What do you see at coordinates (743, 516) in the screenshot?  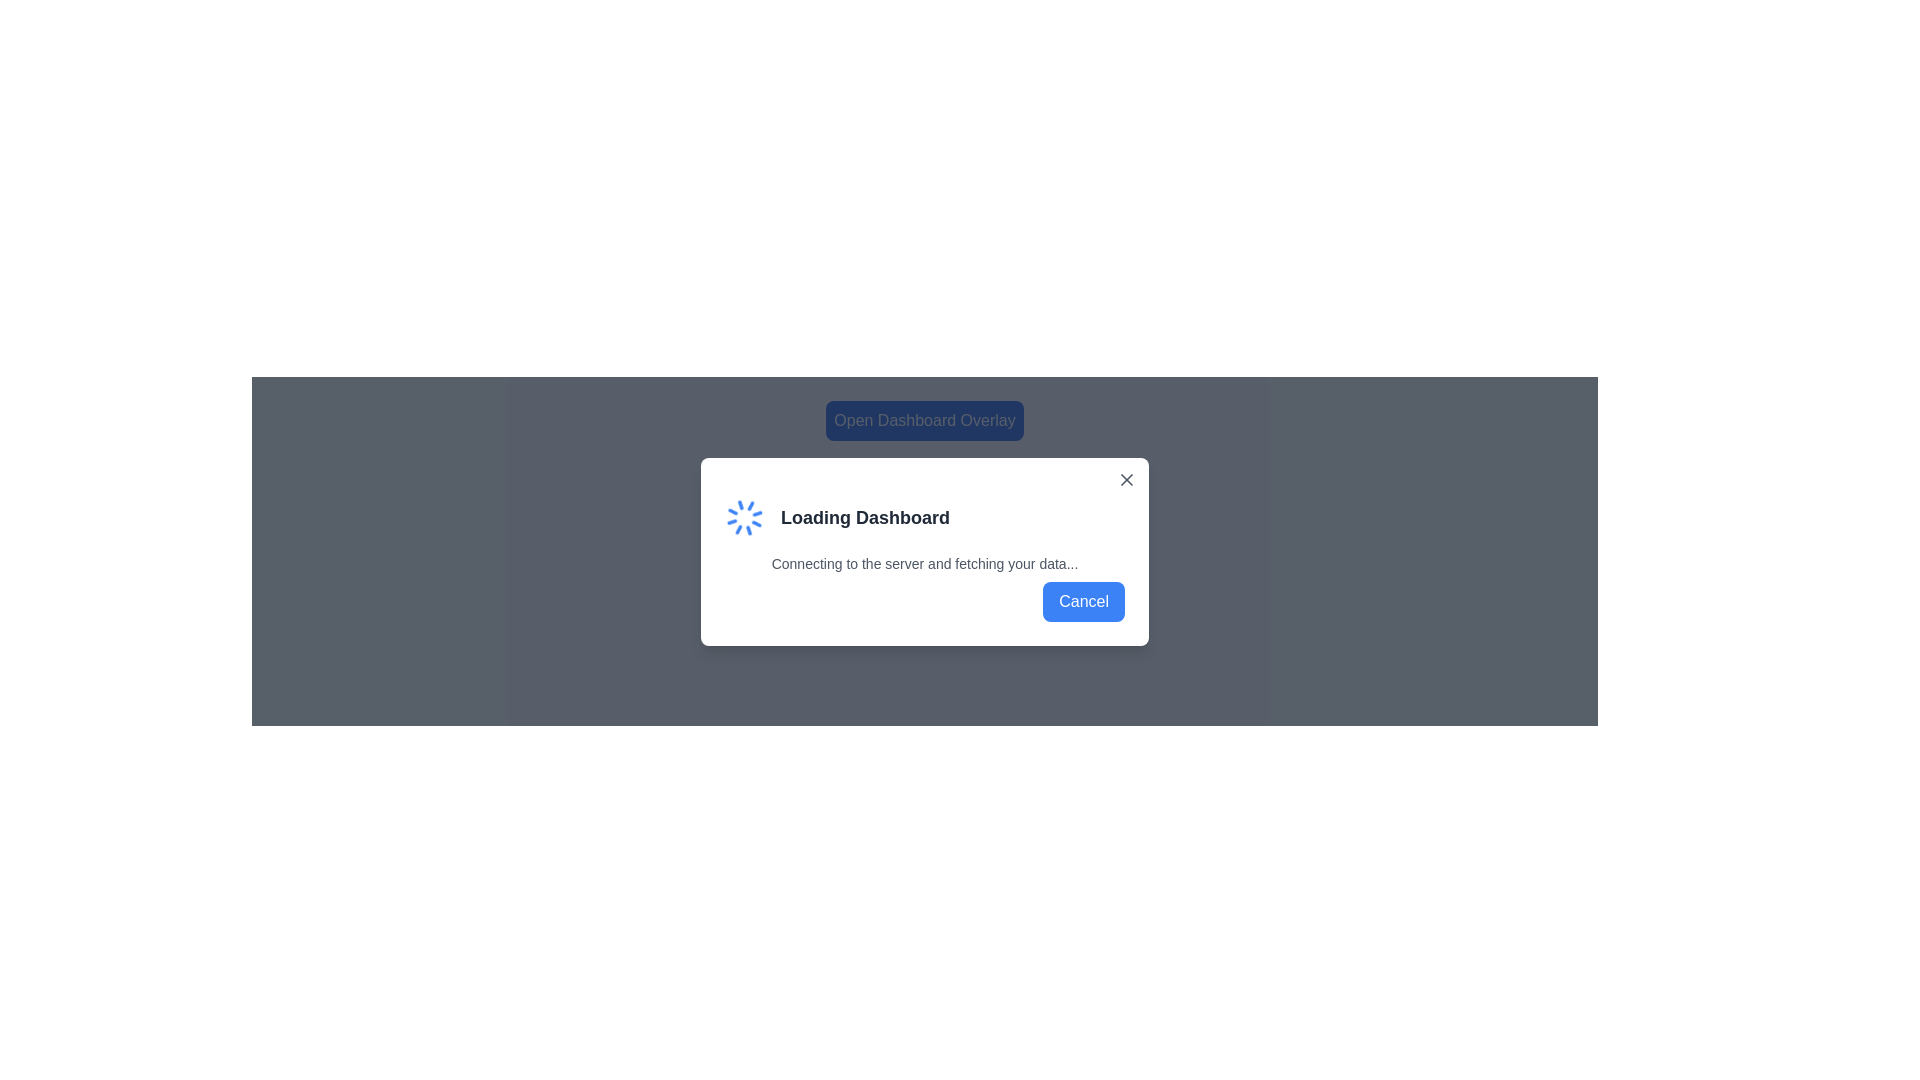 I see `the animated spinner icon, which is a circular loading indicator with blue lines, located above the text 'Loading Dashboard' in the top-left corner of the pop-up modal` at bounding box center [743, 516].